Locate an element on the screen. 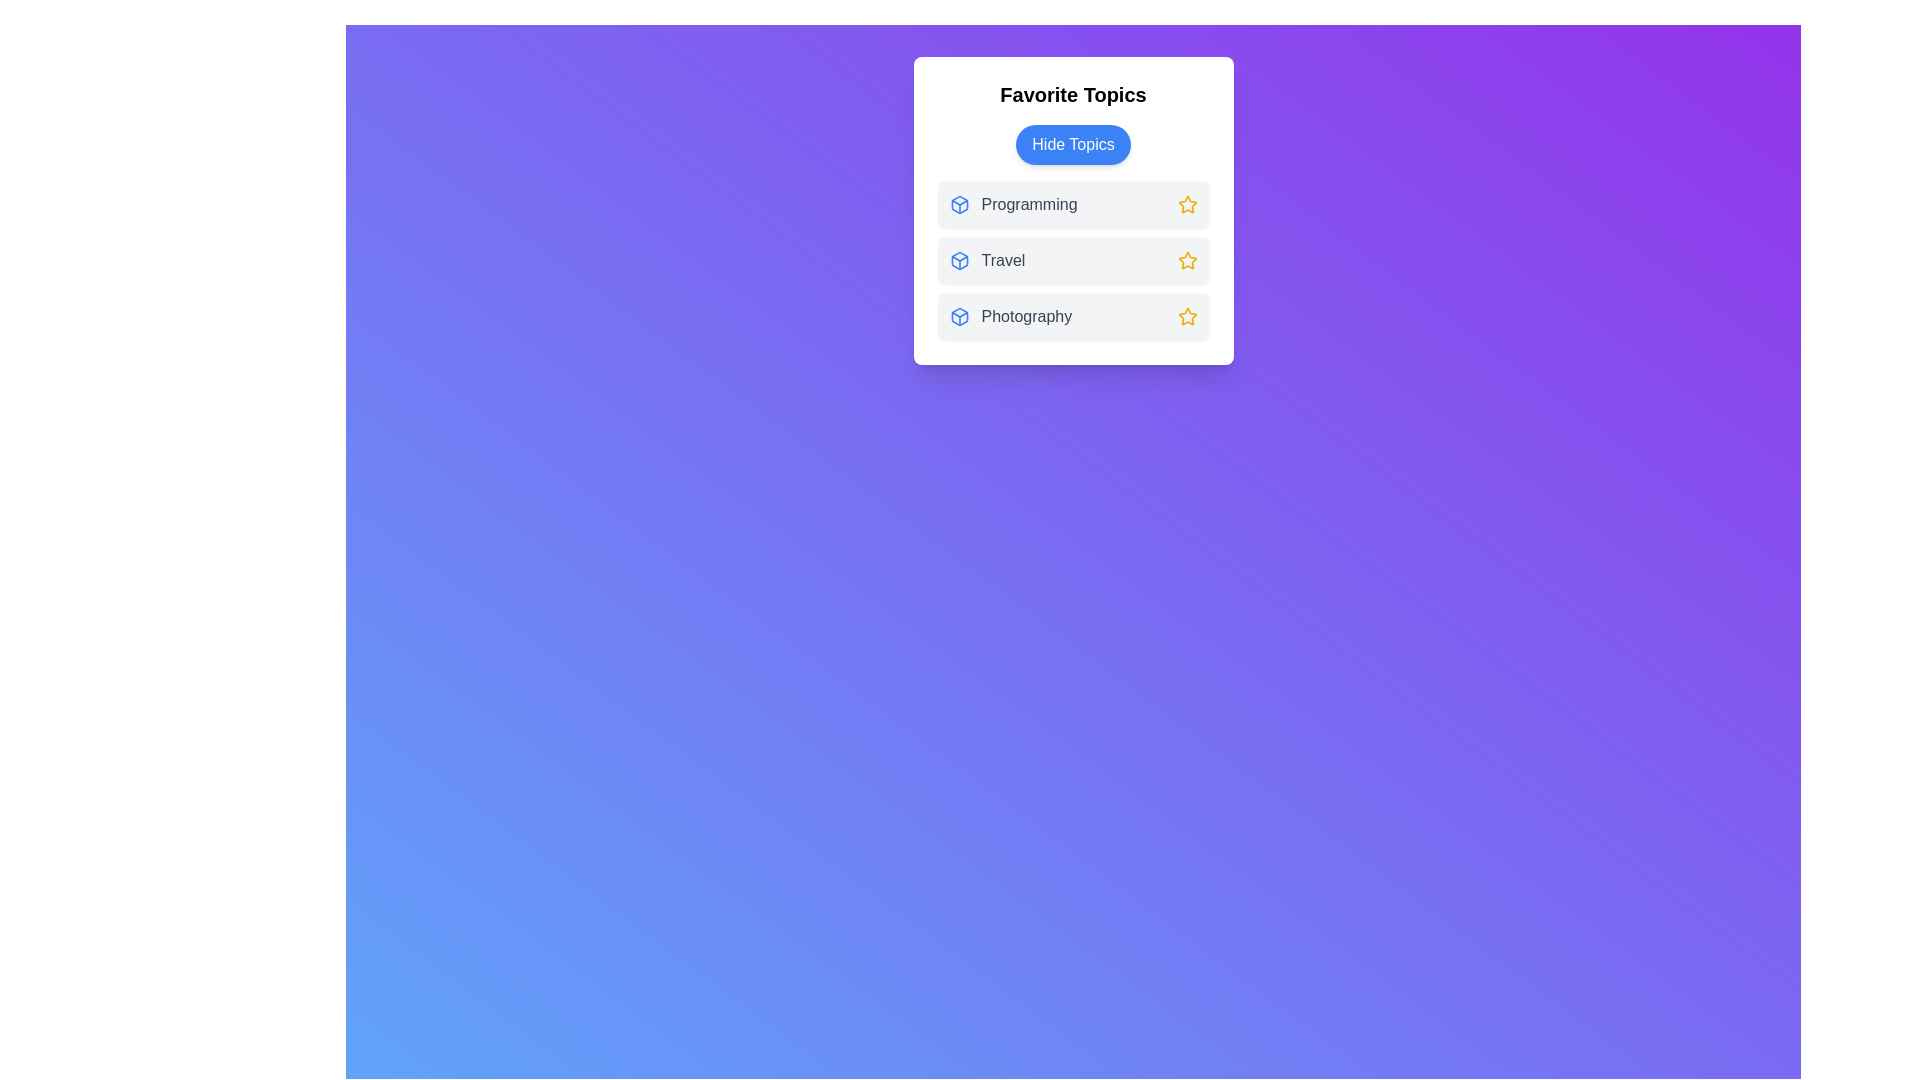  the cube-like SVG icon with a blue outline located to the left of the 'Travel' text is located at coordinates (958, 260).